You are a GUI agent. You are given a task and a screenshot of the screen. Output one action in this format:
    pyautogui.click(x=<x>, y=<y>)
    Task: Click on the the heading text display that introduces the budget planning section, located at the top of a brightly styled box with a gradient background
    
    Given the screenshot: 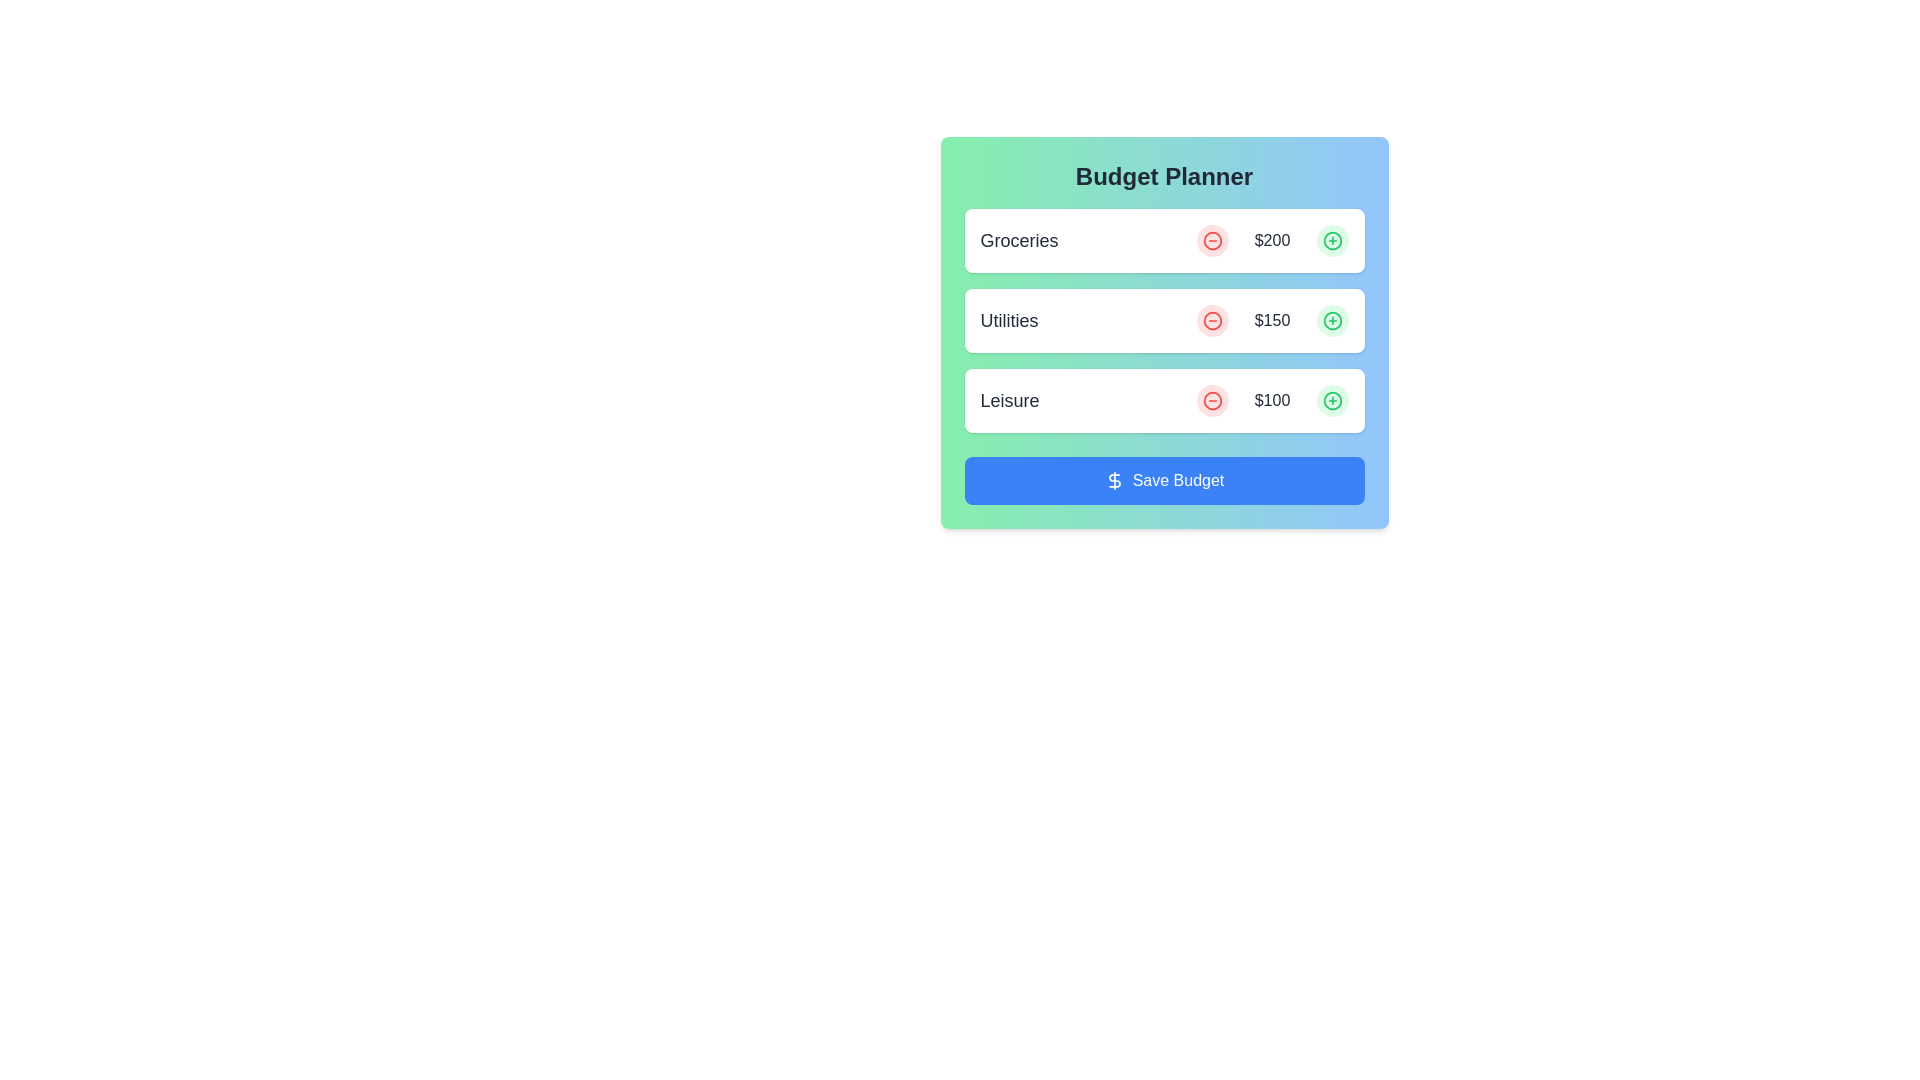 What is the action you would take?
    pyautogui.click(x=1164, y=176)
    